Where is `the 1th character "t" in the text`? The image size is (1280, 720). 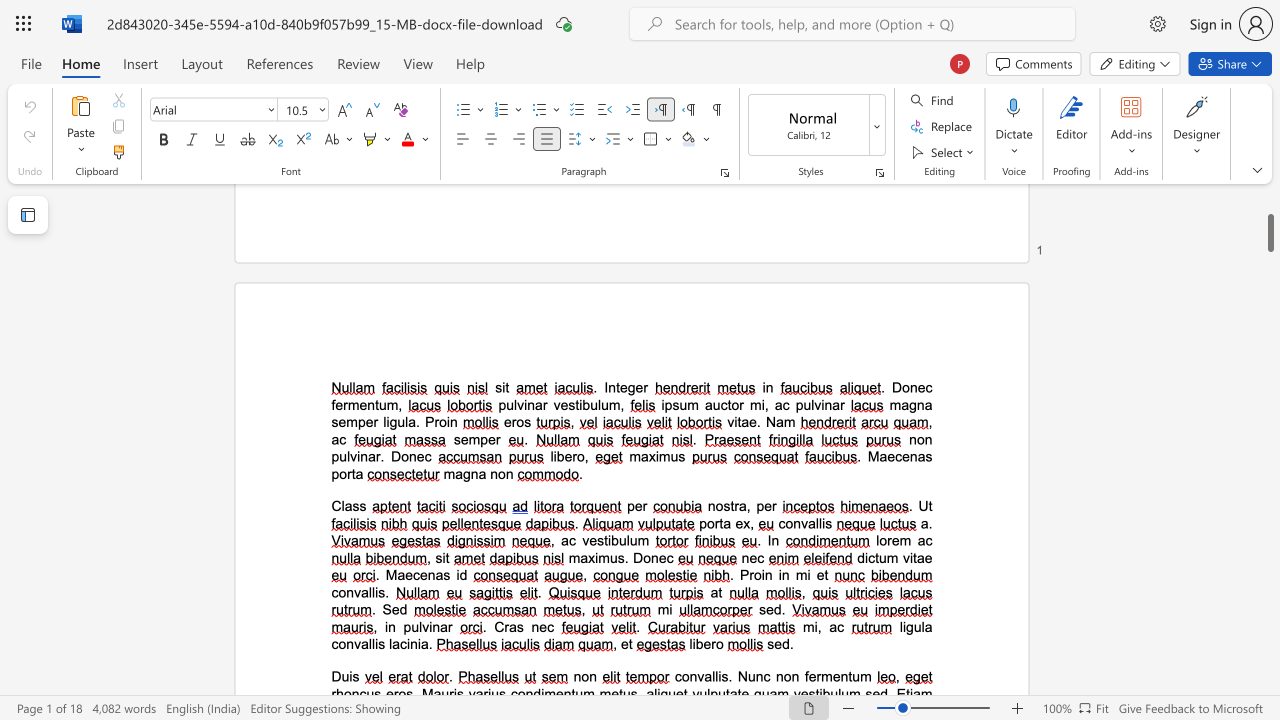 the 1th character "t" in the text is located at coordinates (720, 522).